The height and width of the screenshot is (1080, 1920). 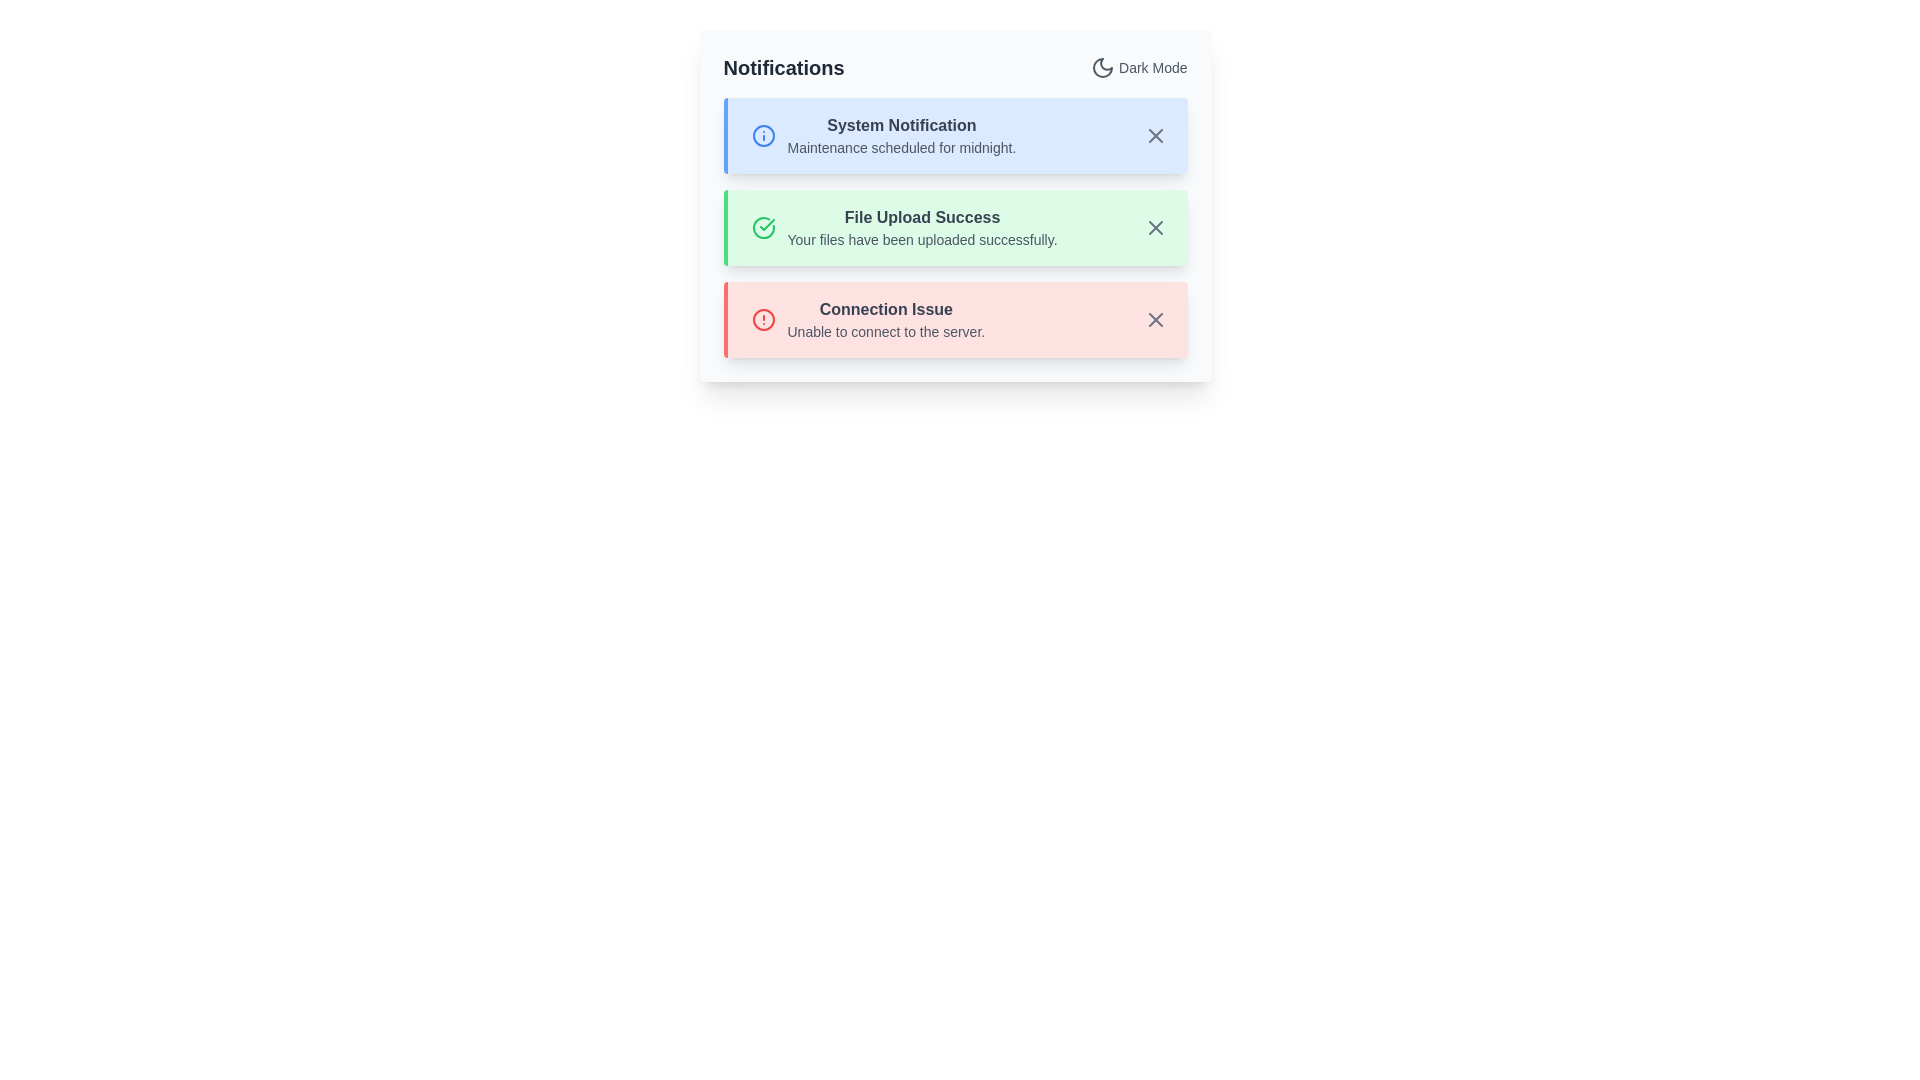 I want to click on the text label reading 'Maintenance scheduled for midnight.' located under the header 'System Notification' within the blue notification box, so click(x=900, y=146).